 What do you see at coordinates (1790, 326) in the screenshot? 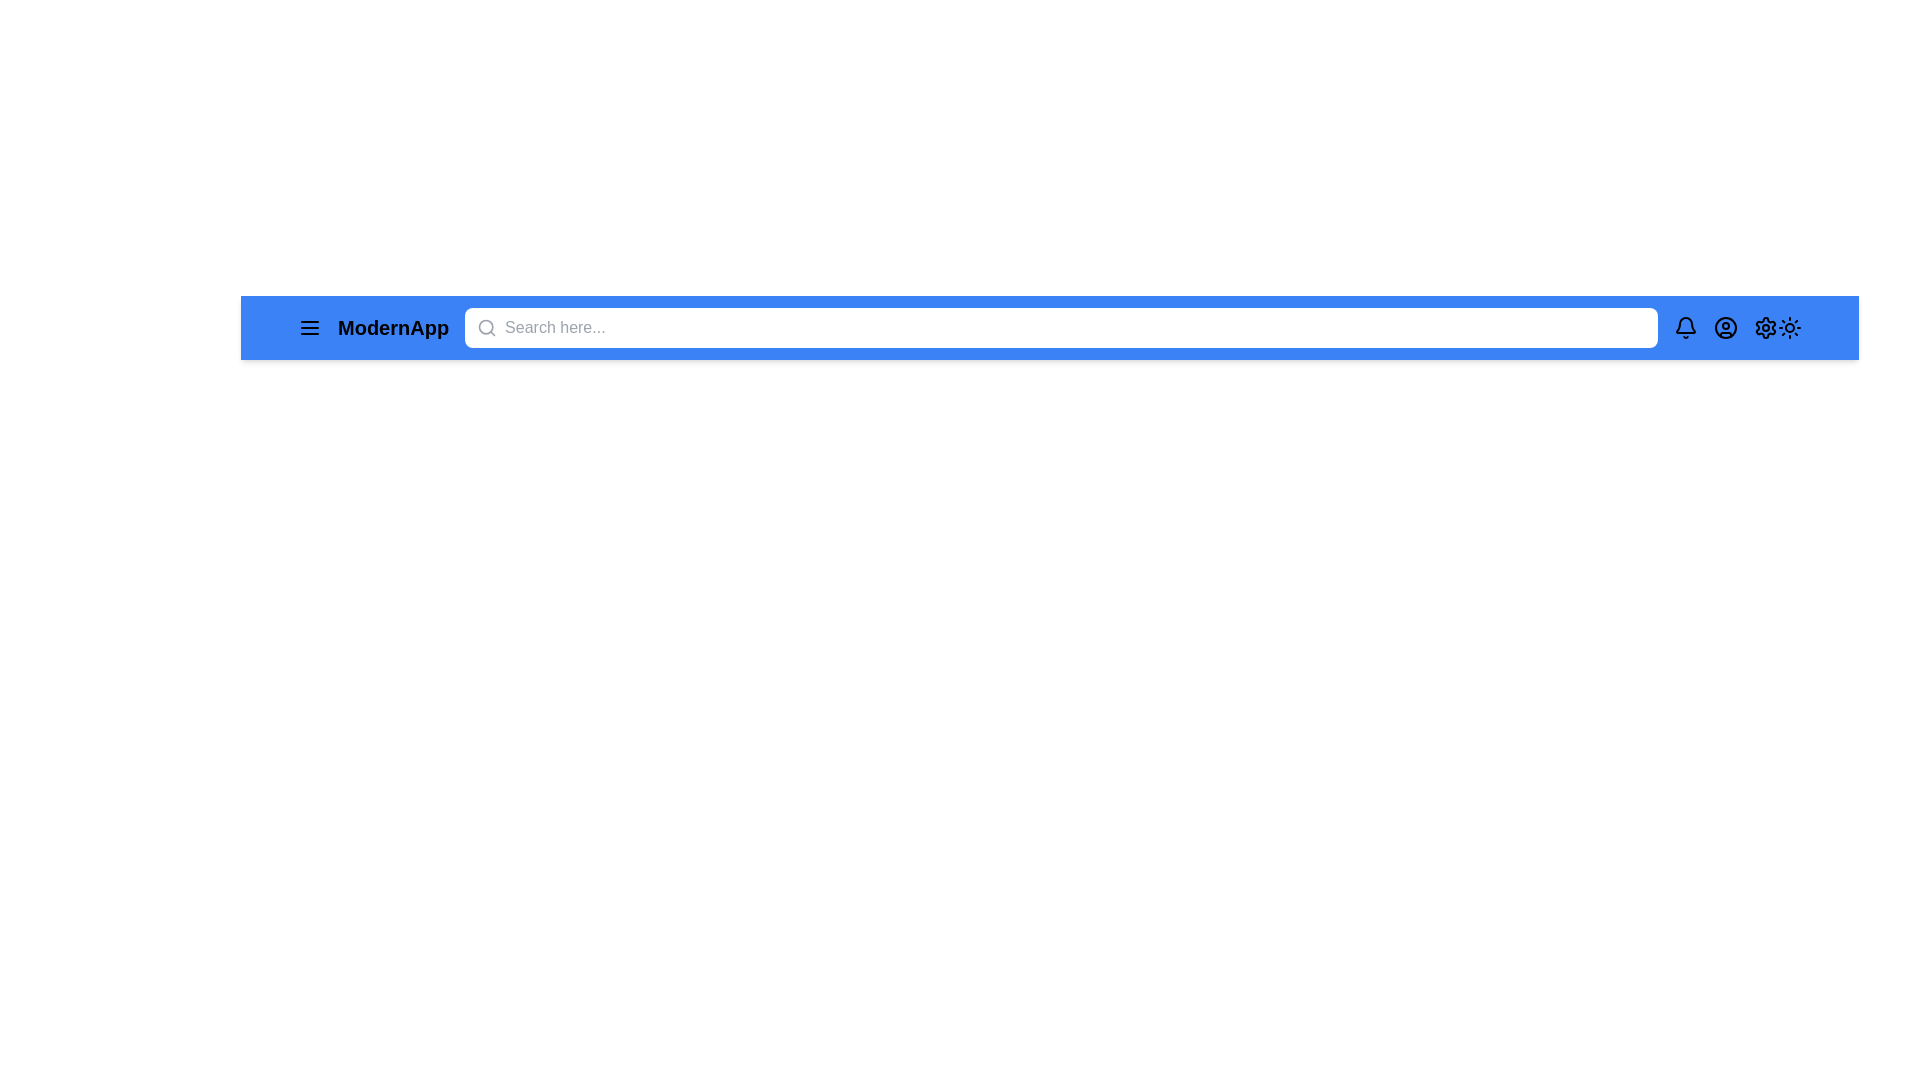
I see `the sun icon to toggle light/dark mode` at bounding box center [1790, 326].